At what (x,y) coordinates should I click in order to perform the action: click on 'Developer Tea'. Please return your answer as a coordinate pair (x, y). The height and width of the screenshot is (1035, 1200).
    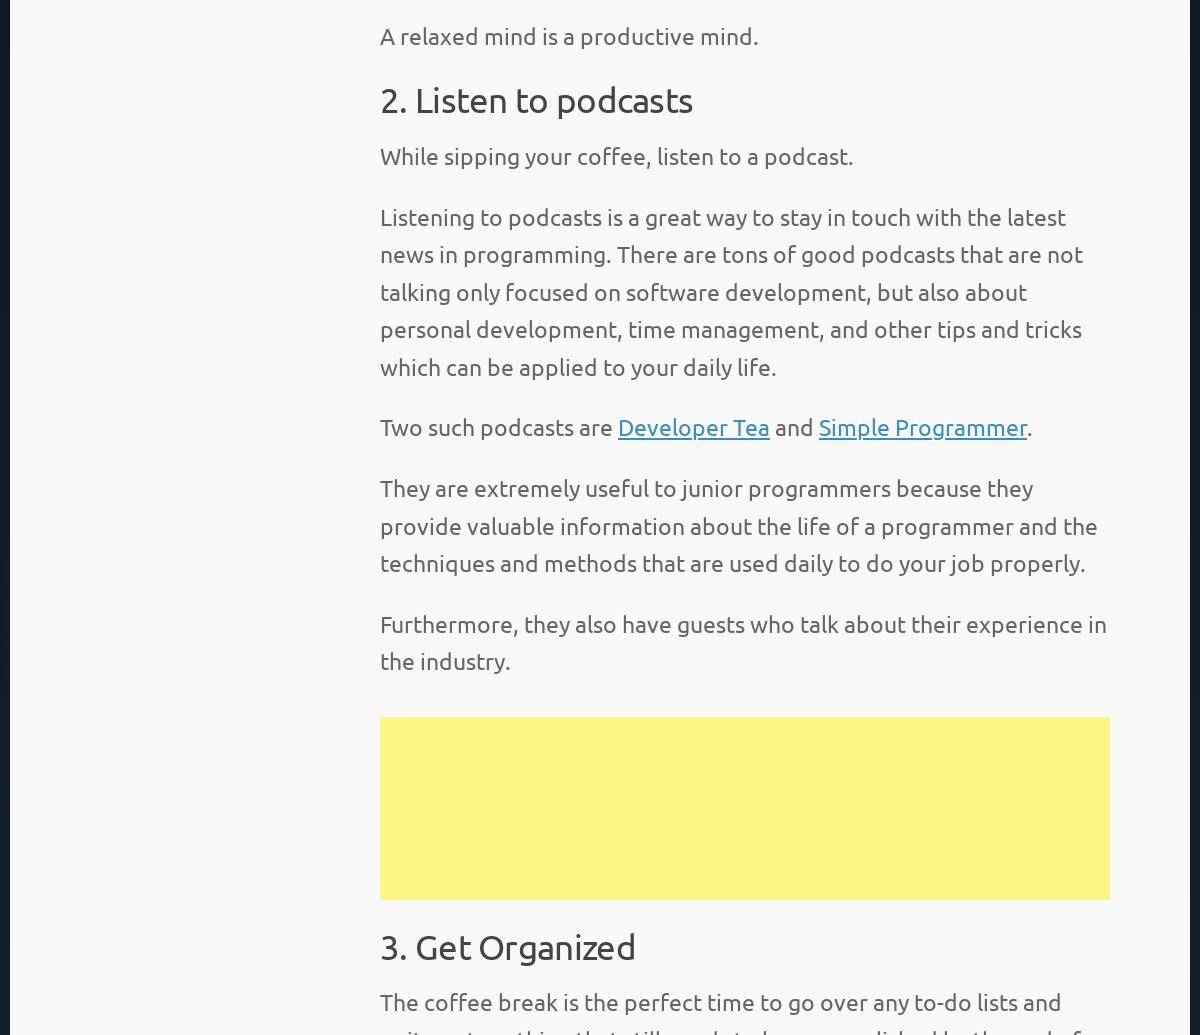
    Looking at the image, I should click on (693, 426).